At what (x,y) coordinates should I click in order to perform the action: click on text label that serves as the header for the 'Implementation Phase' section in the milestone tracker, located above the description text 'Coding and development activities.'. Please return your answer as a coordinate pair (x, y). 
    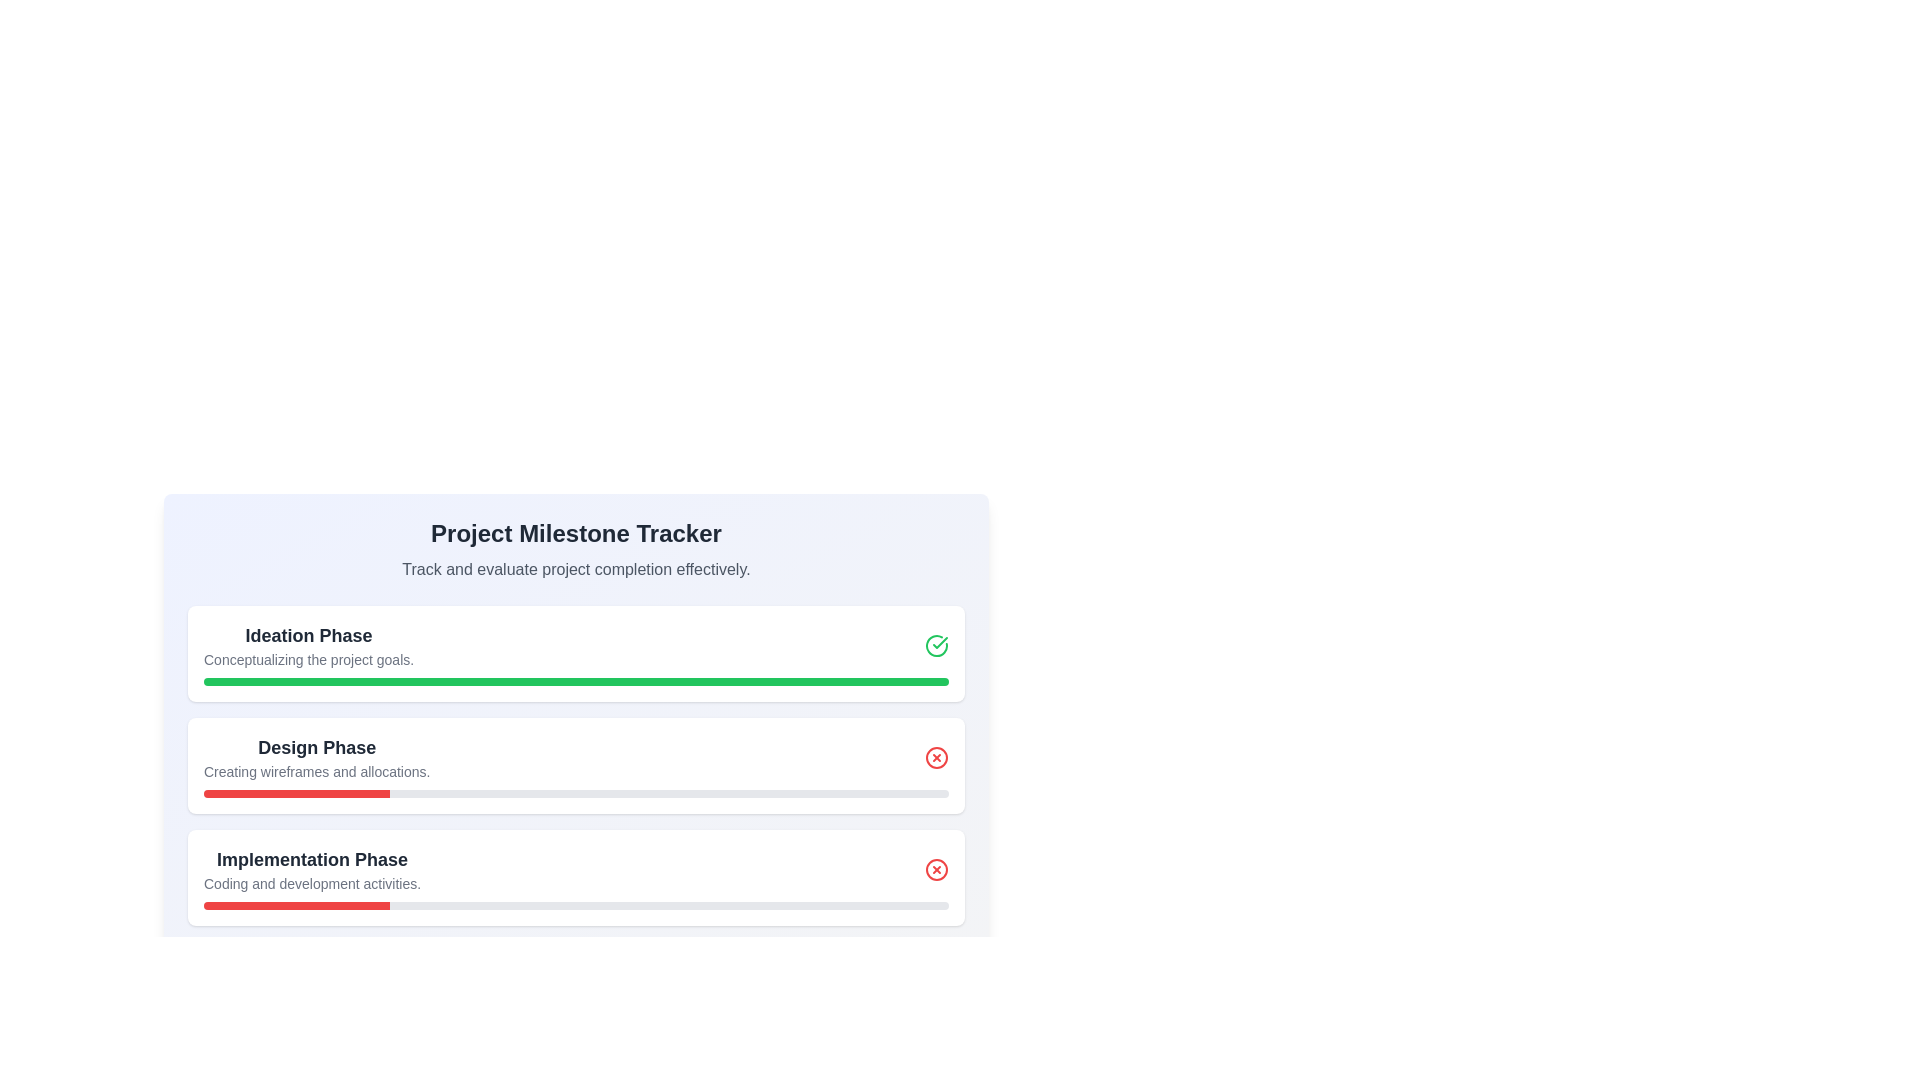
    Looking at the image, I should click on (311, 859).